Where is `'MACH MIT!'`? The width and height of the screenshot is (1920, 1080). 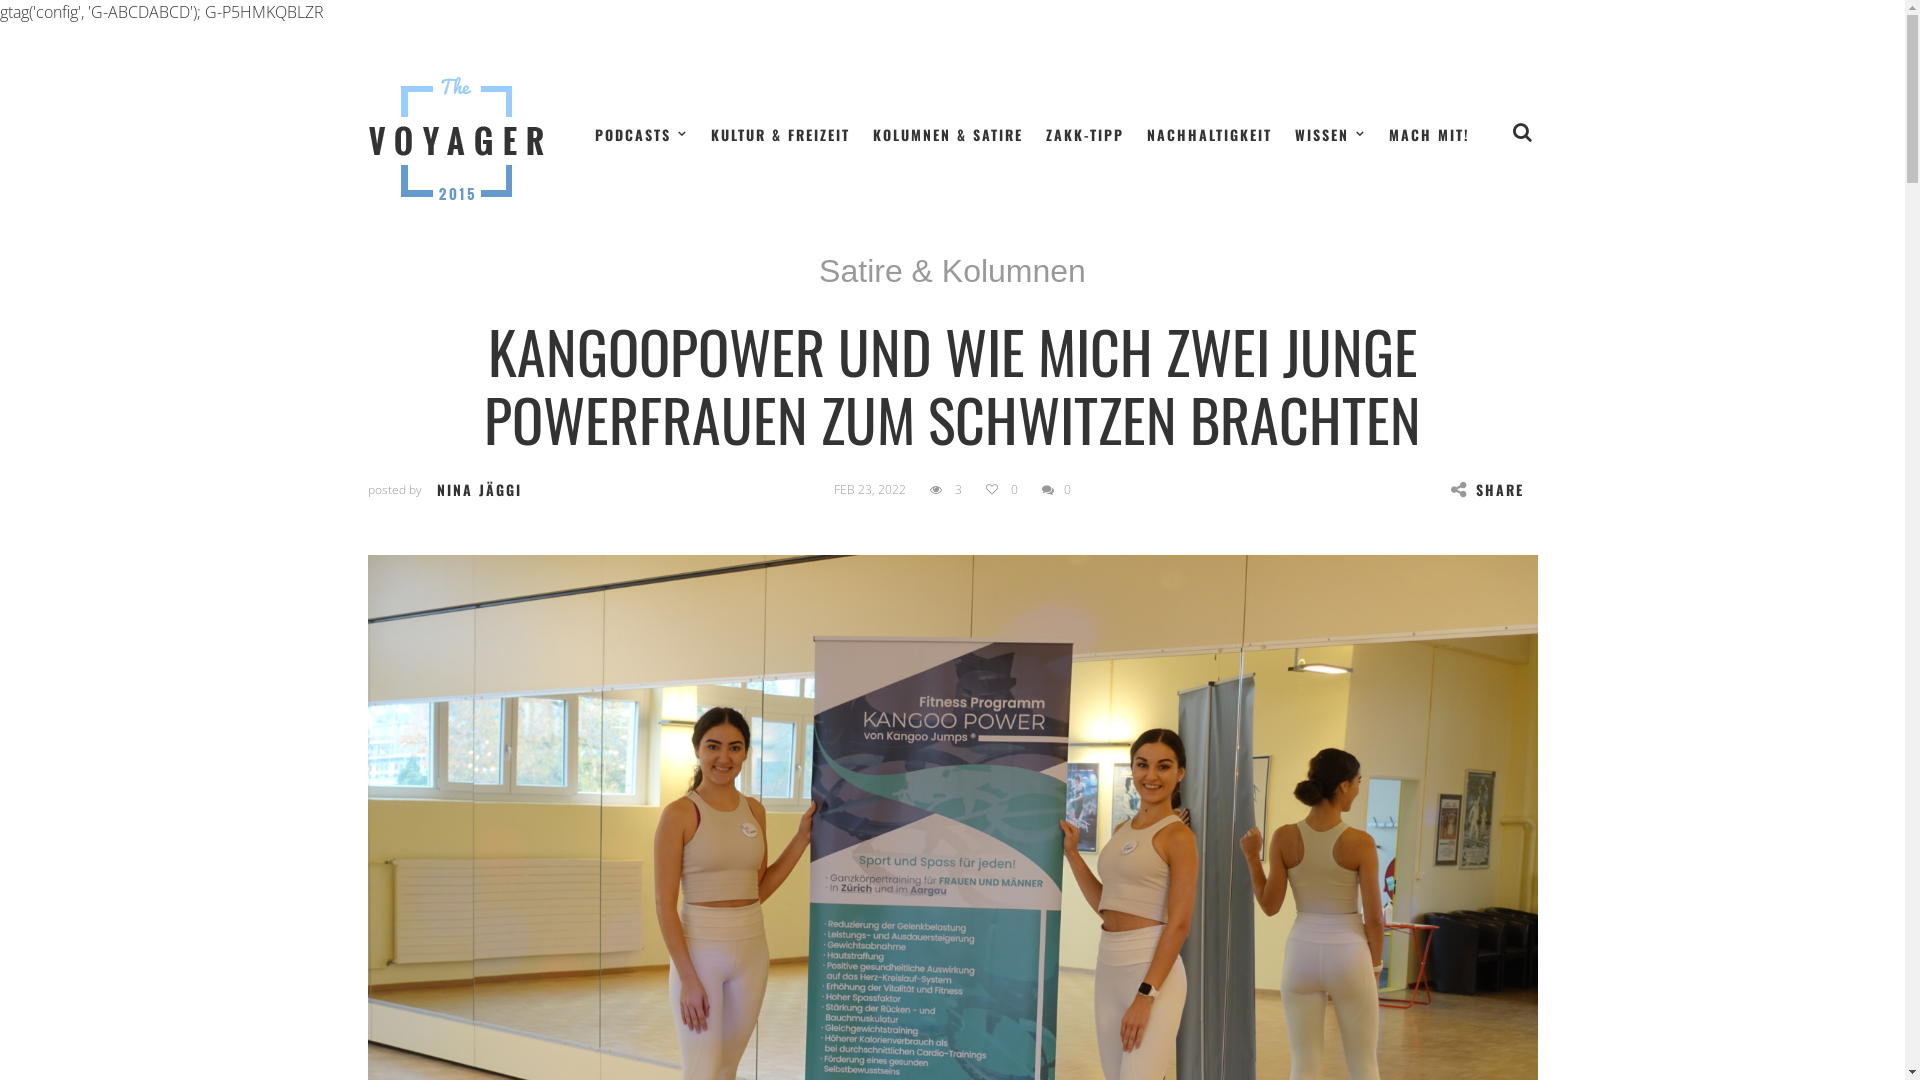
'MACH MIT!' is located at coordinates (1427, 135).